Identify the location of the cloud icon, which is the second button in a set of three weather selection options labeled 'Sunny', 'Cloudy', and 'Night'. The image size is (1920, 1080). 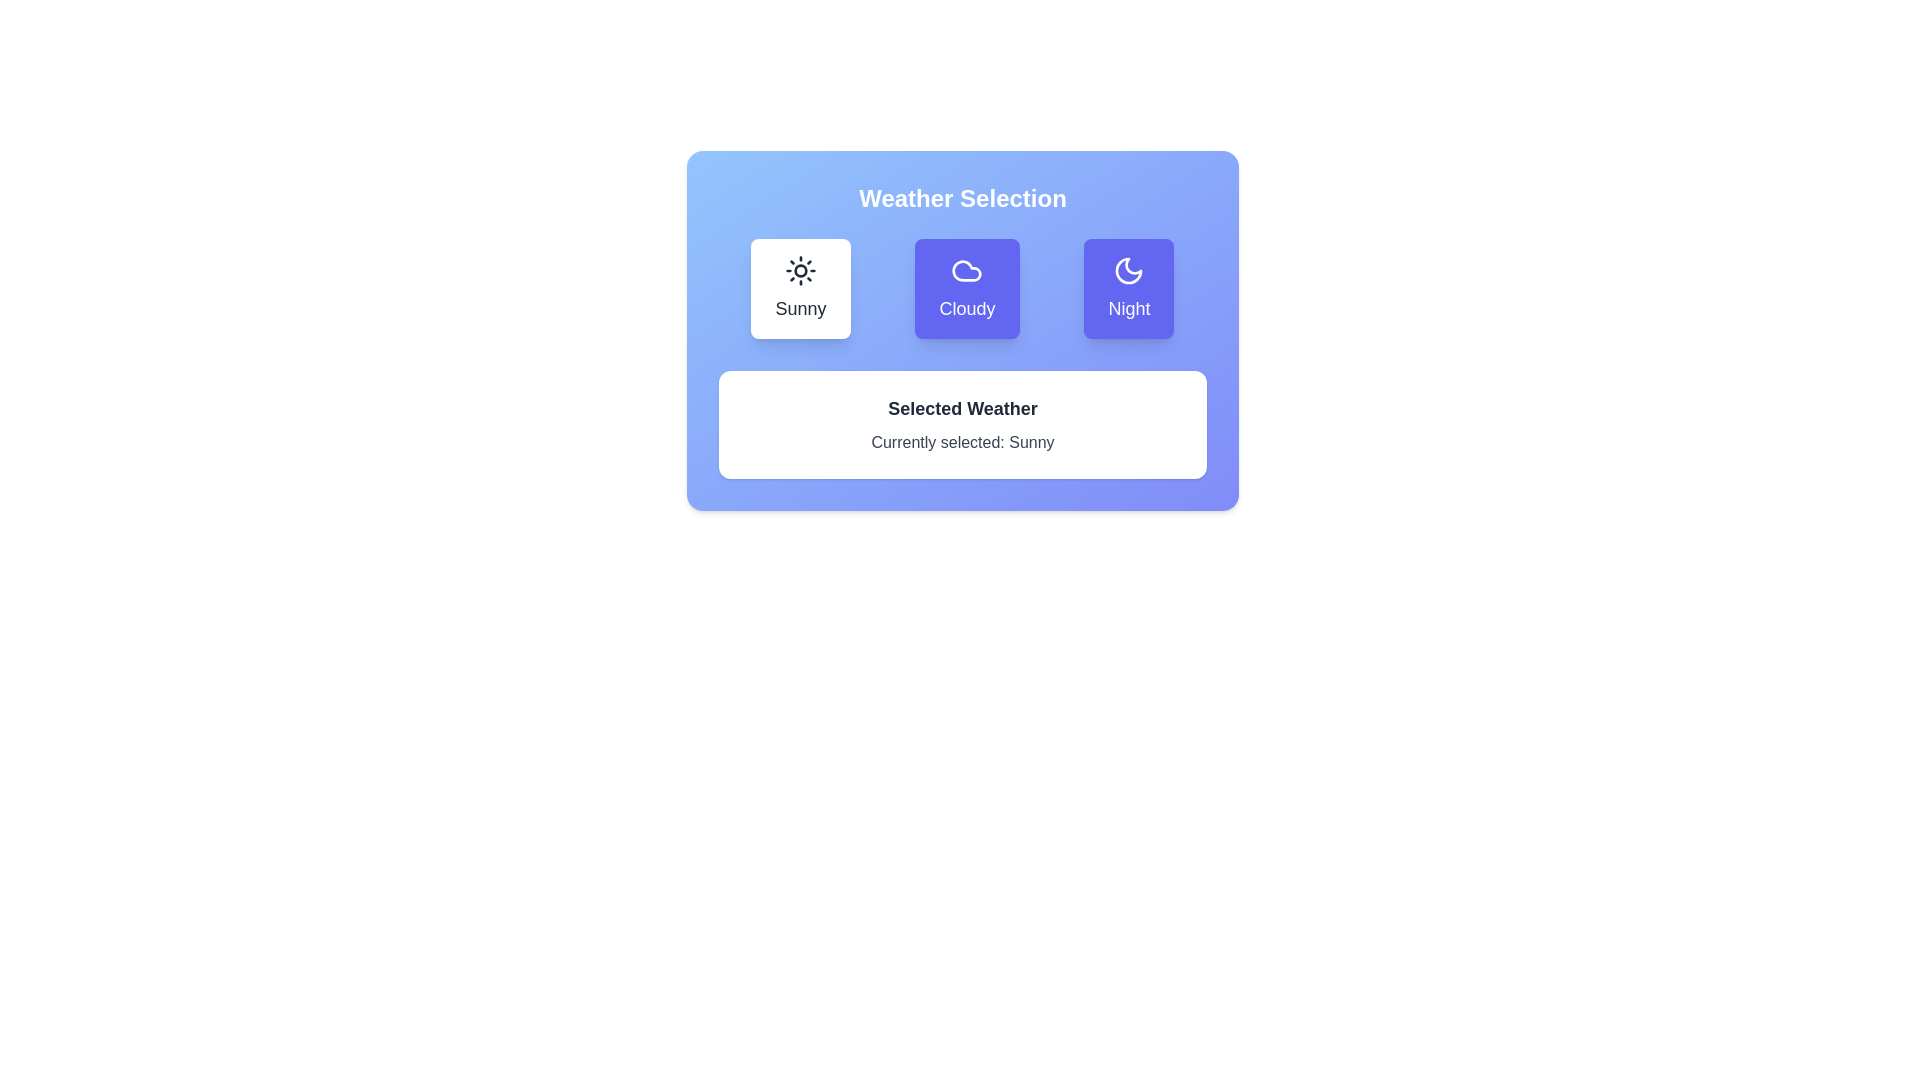
(967, 270).